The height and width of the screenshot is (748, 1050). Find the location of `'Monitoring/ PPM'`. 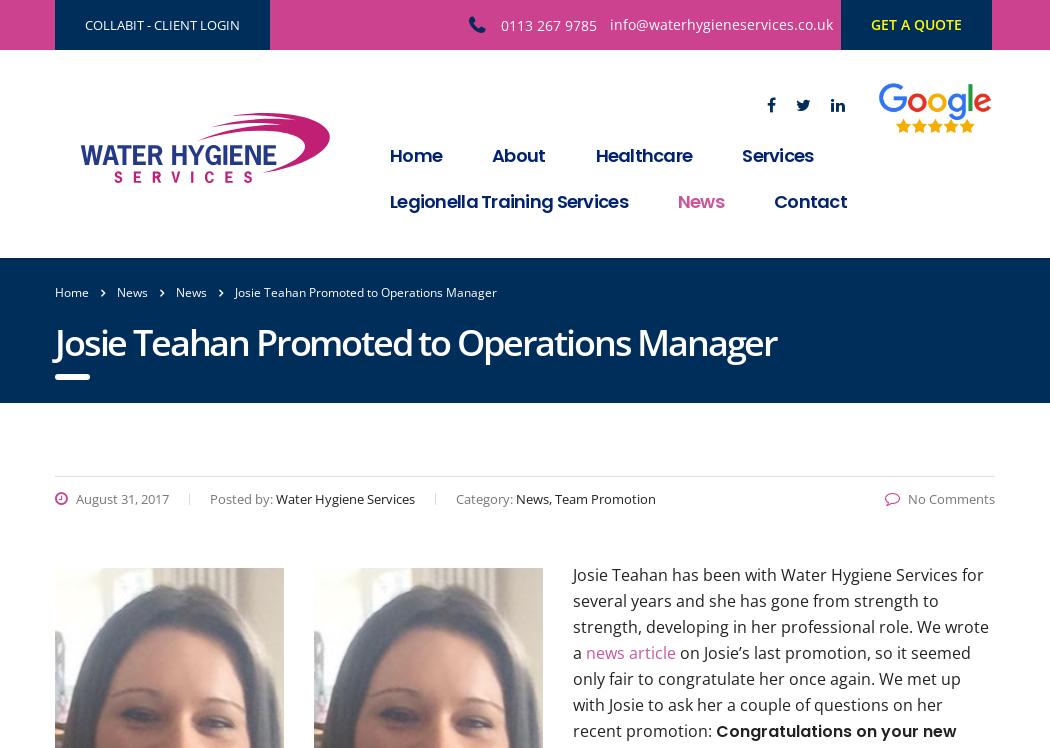

'Monitoring/ PPM' is located at coordinates (741, 211).